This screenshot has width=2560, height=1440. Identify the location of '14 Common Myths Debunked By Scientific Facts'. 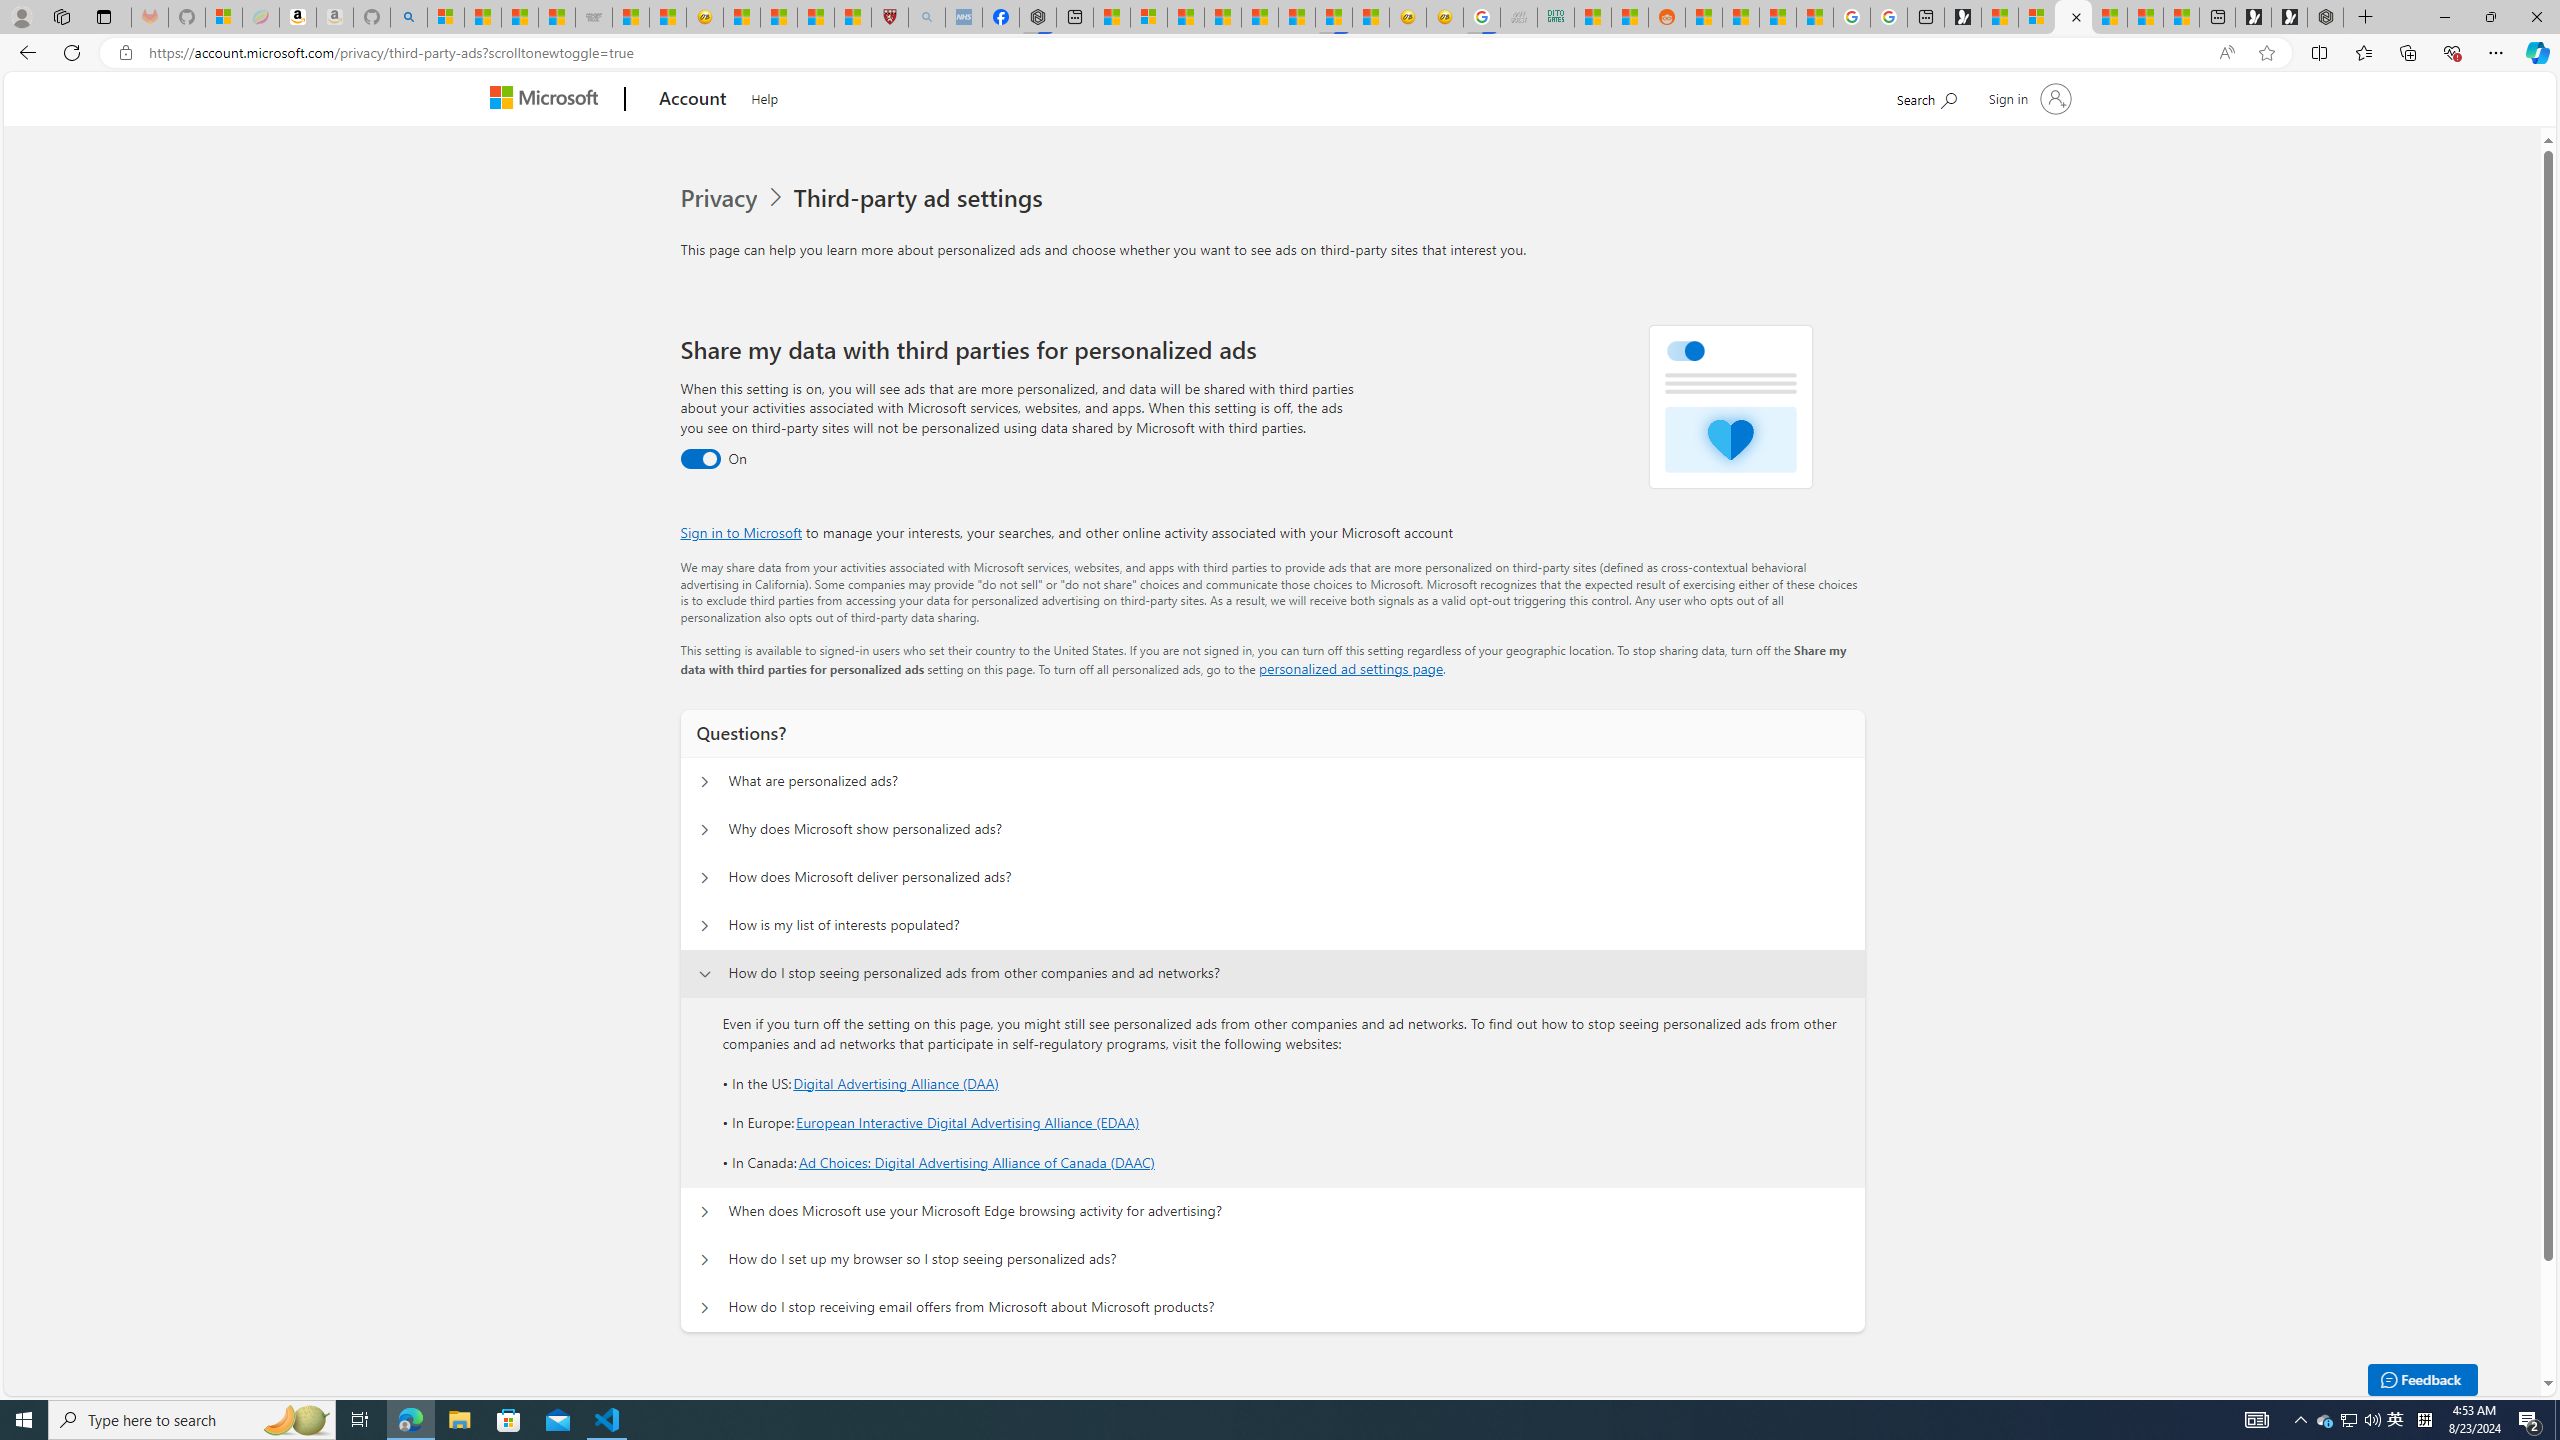
(1259, 16).